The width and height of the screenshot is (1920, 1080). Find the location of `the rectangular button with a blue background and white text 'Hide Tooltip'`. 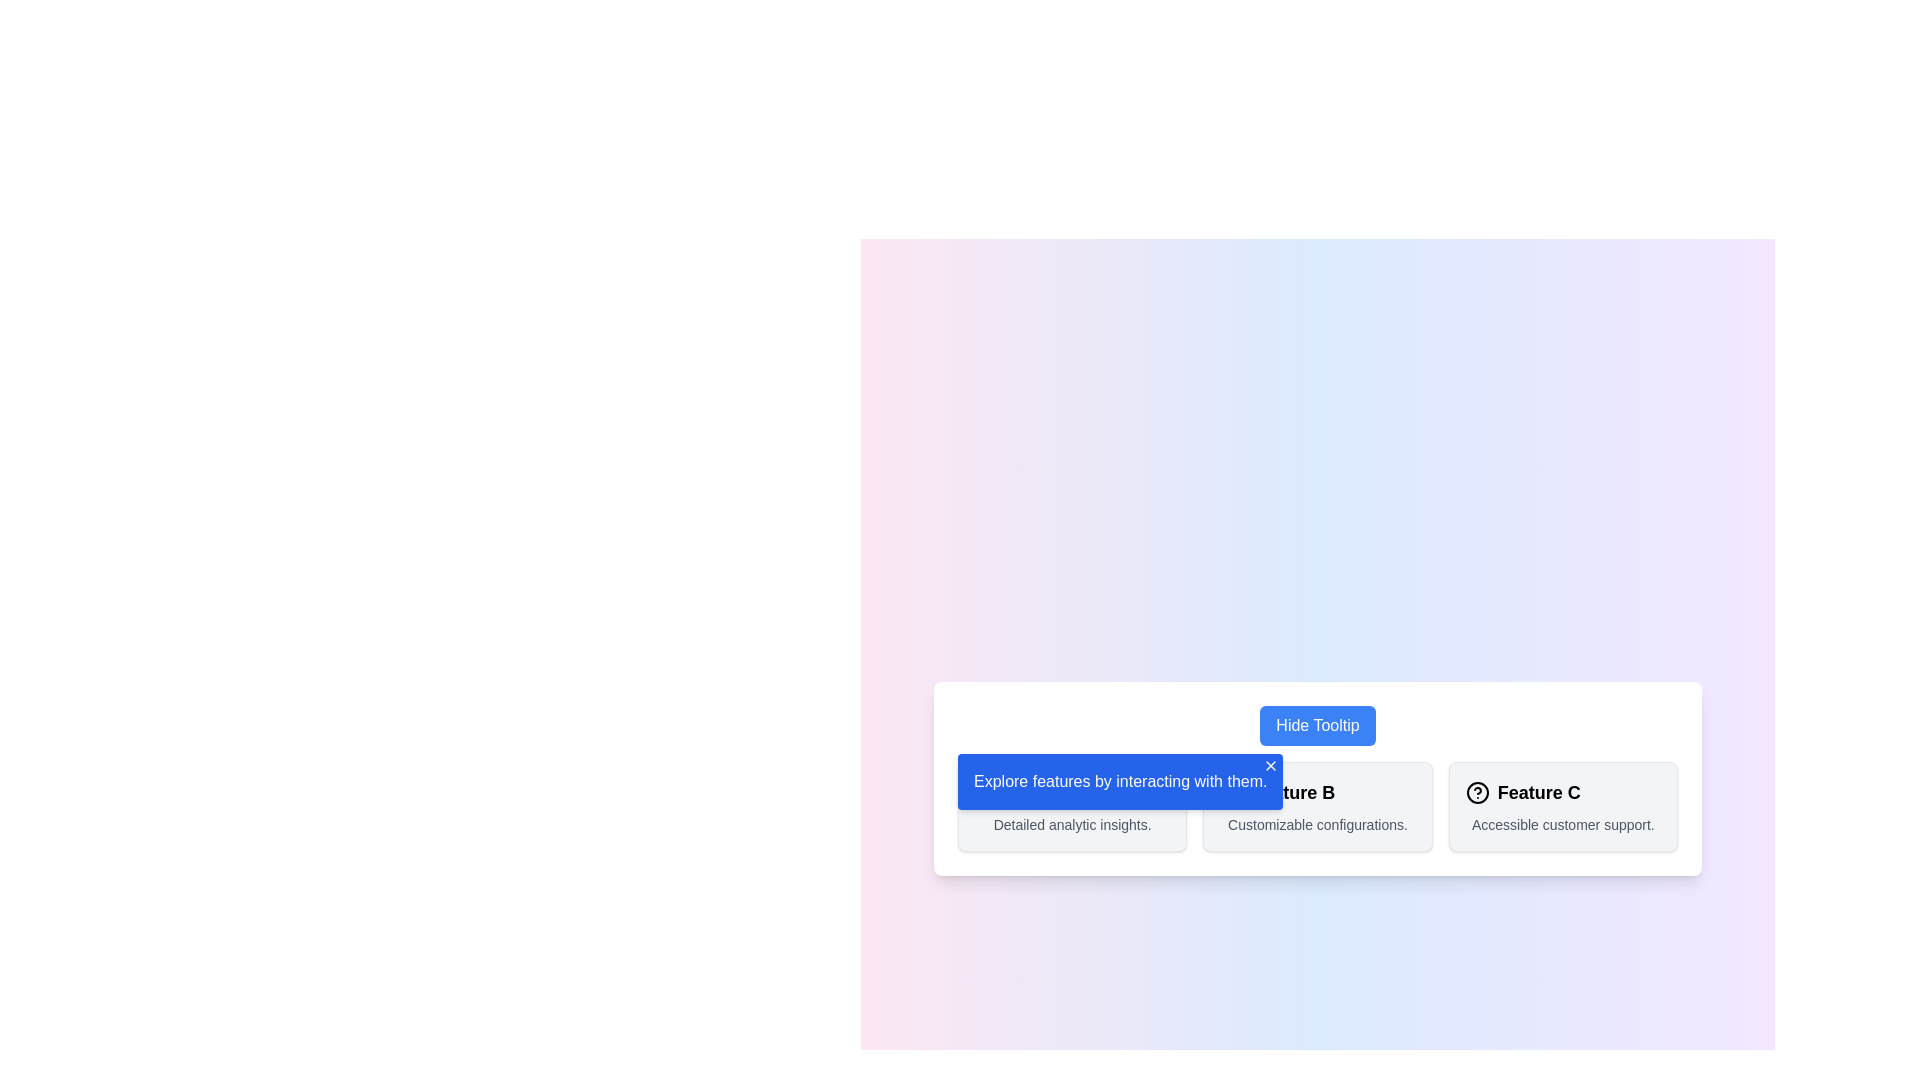

the rectangular button with a blue background and white text 'Hide Tooltip' is located at coordinates (1318, 725).